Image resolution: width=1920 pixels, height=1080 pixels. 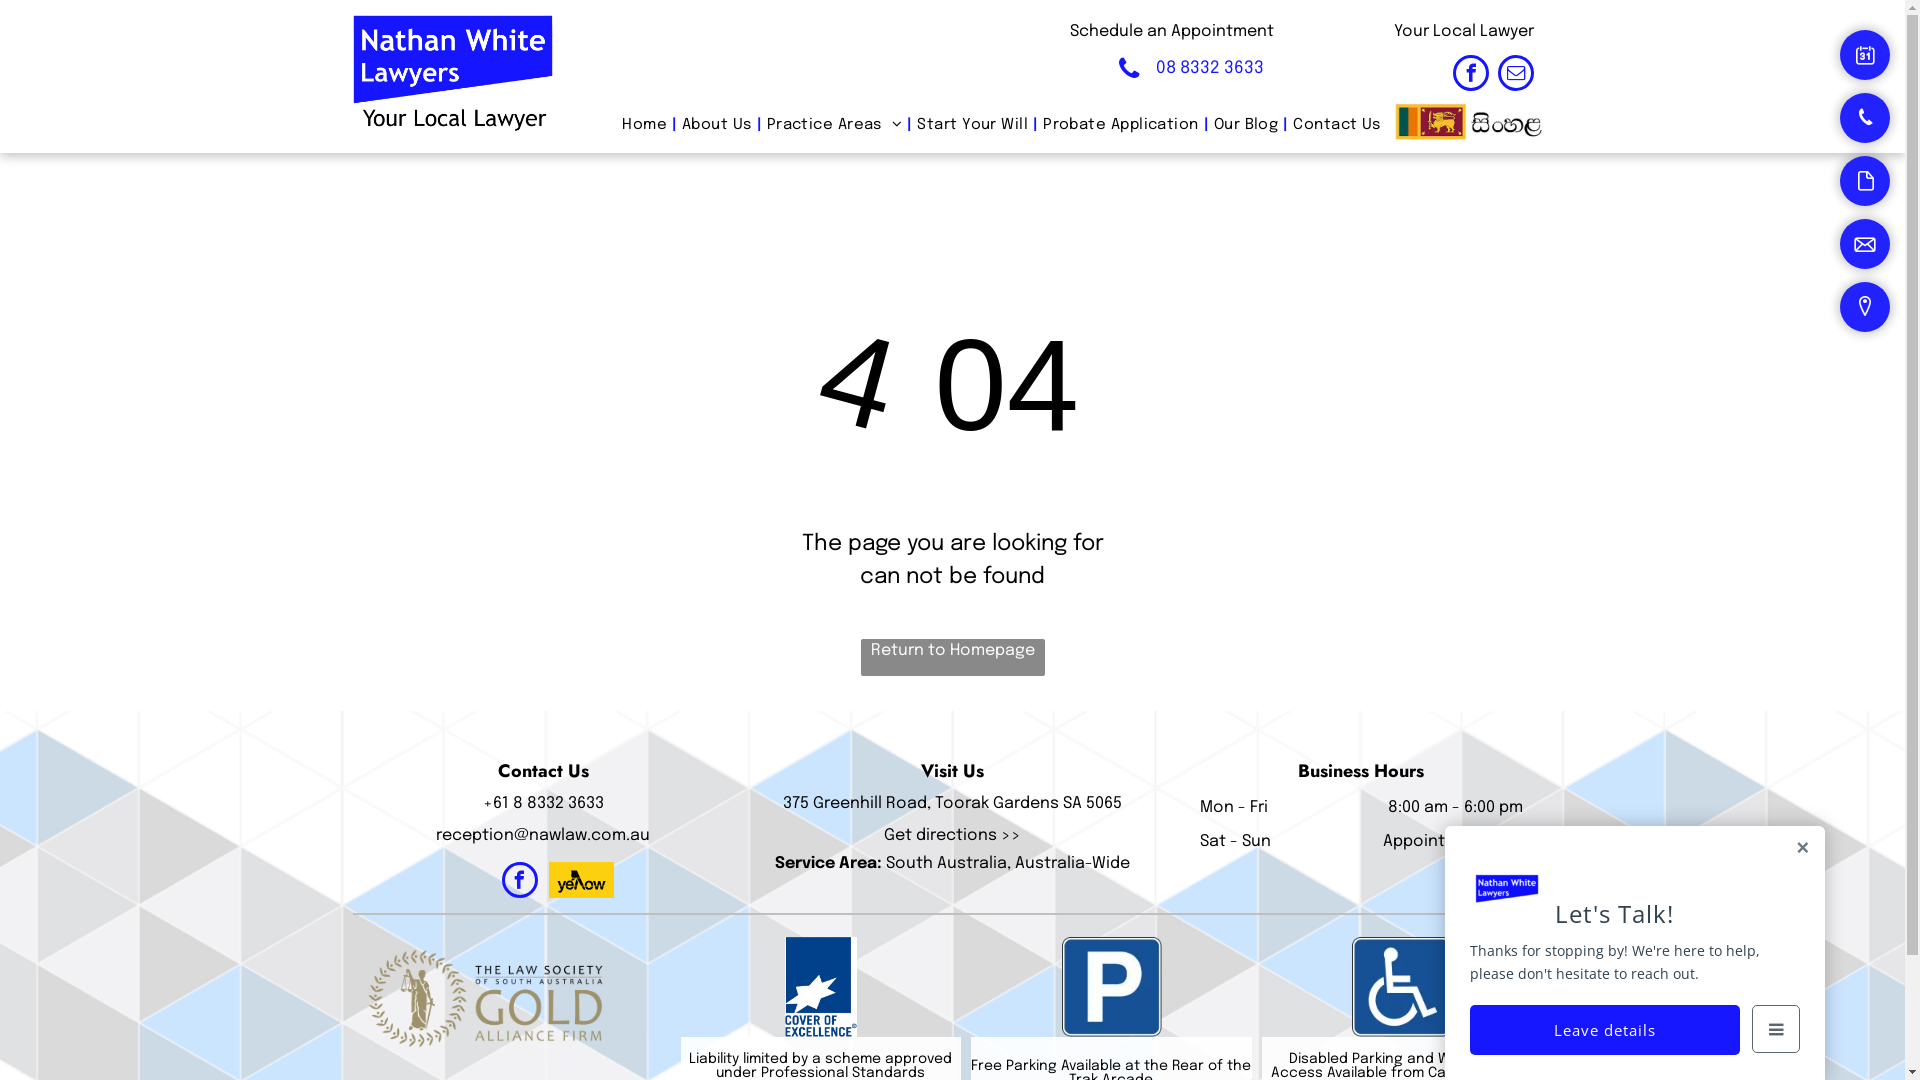 I want to click on 'Return to Homepage', so click(x=950, y=657).